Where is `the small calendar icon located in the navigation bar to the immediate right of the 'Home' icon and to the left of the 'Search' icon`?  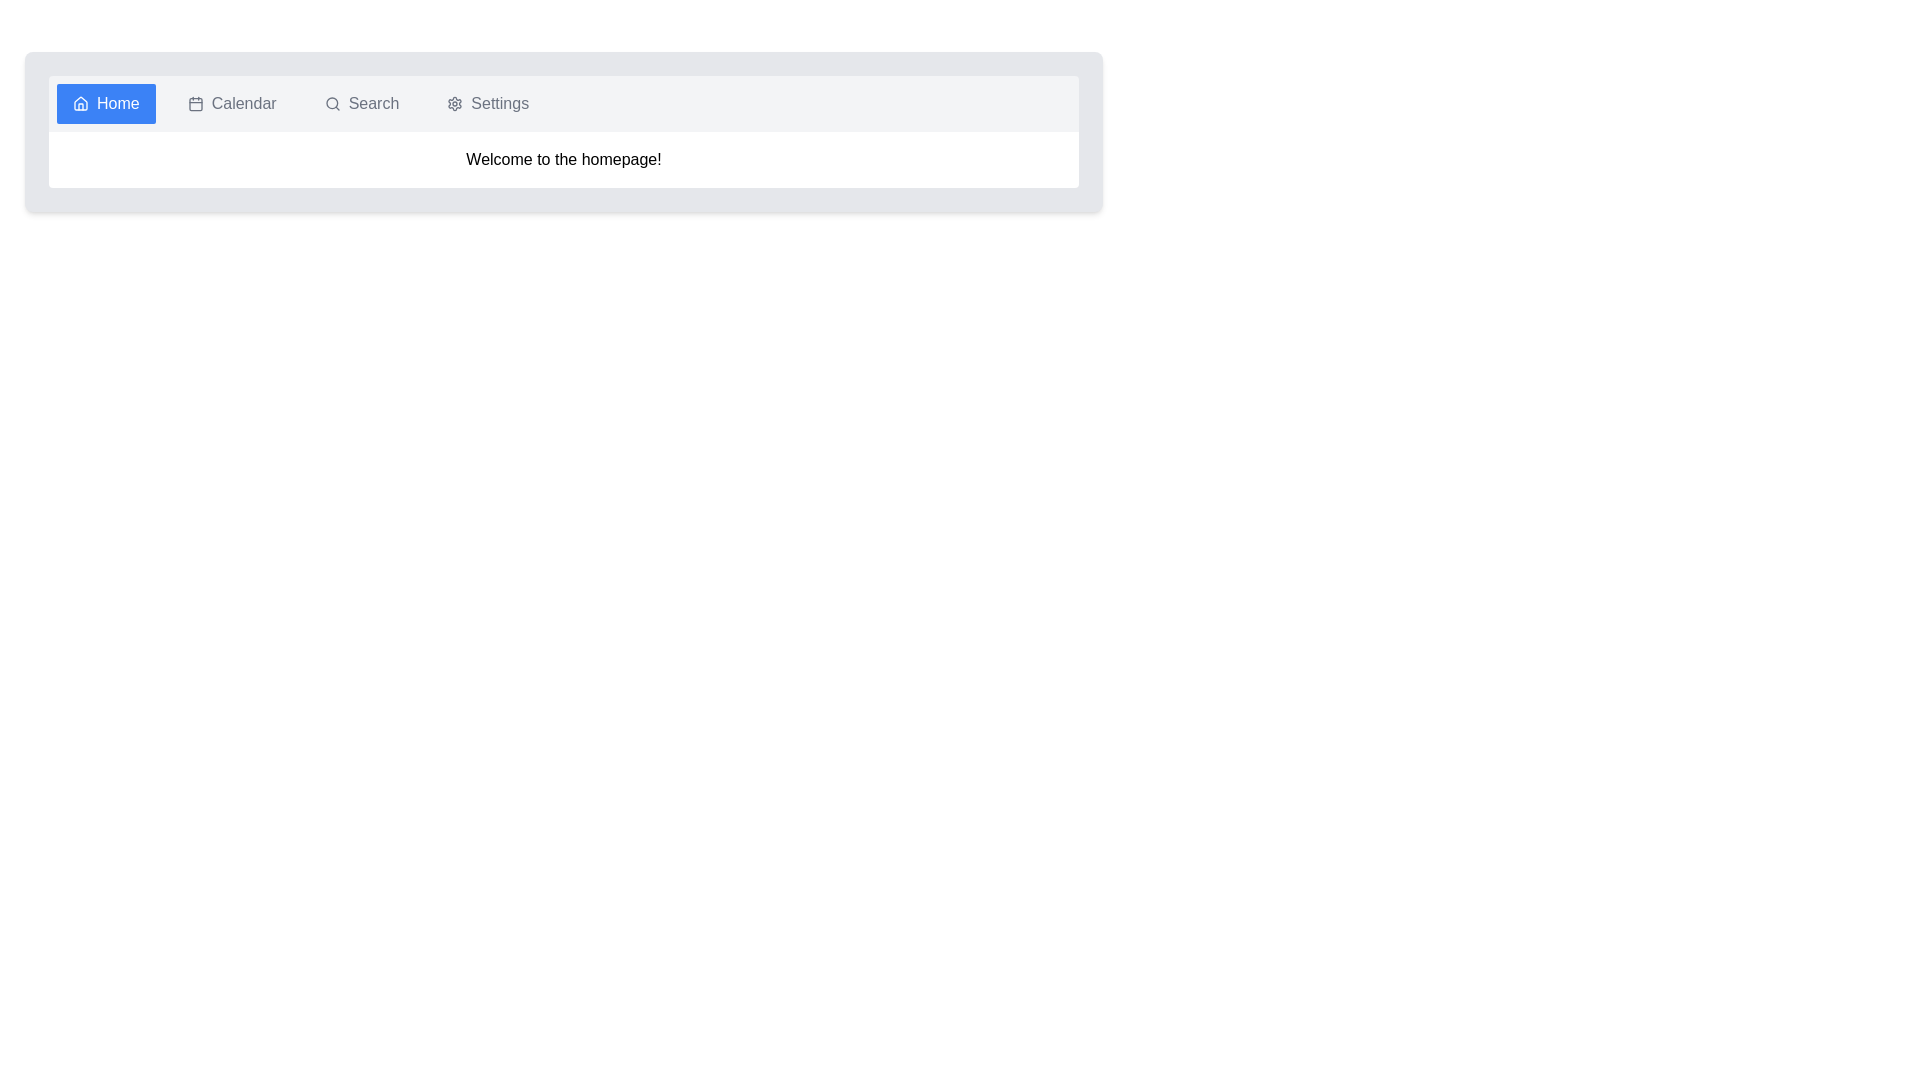 the small calendar icon located in the navigation bar to the immediate right of the 'Home' icon and to the left of the 'Search' icon is located at coordinates (195, 104).